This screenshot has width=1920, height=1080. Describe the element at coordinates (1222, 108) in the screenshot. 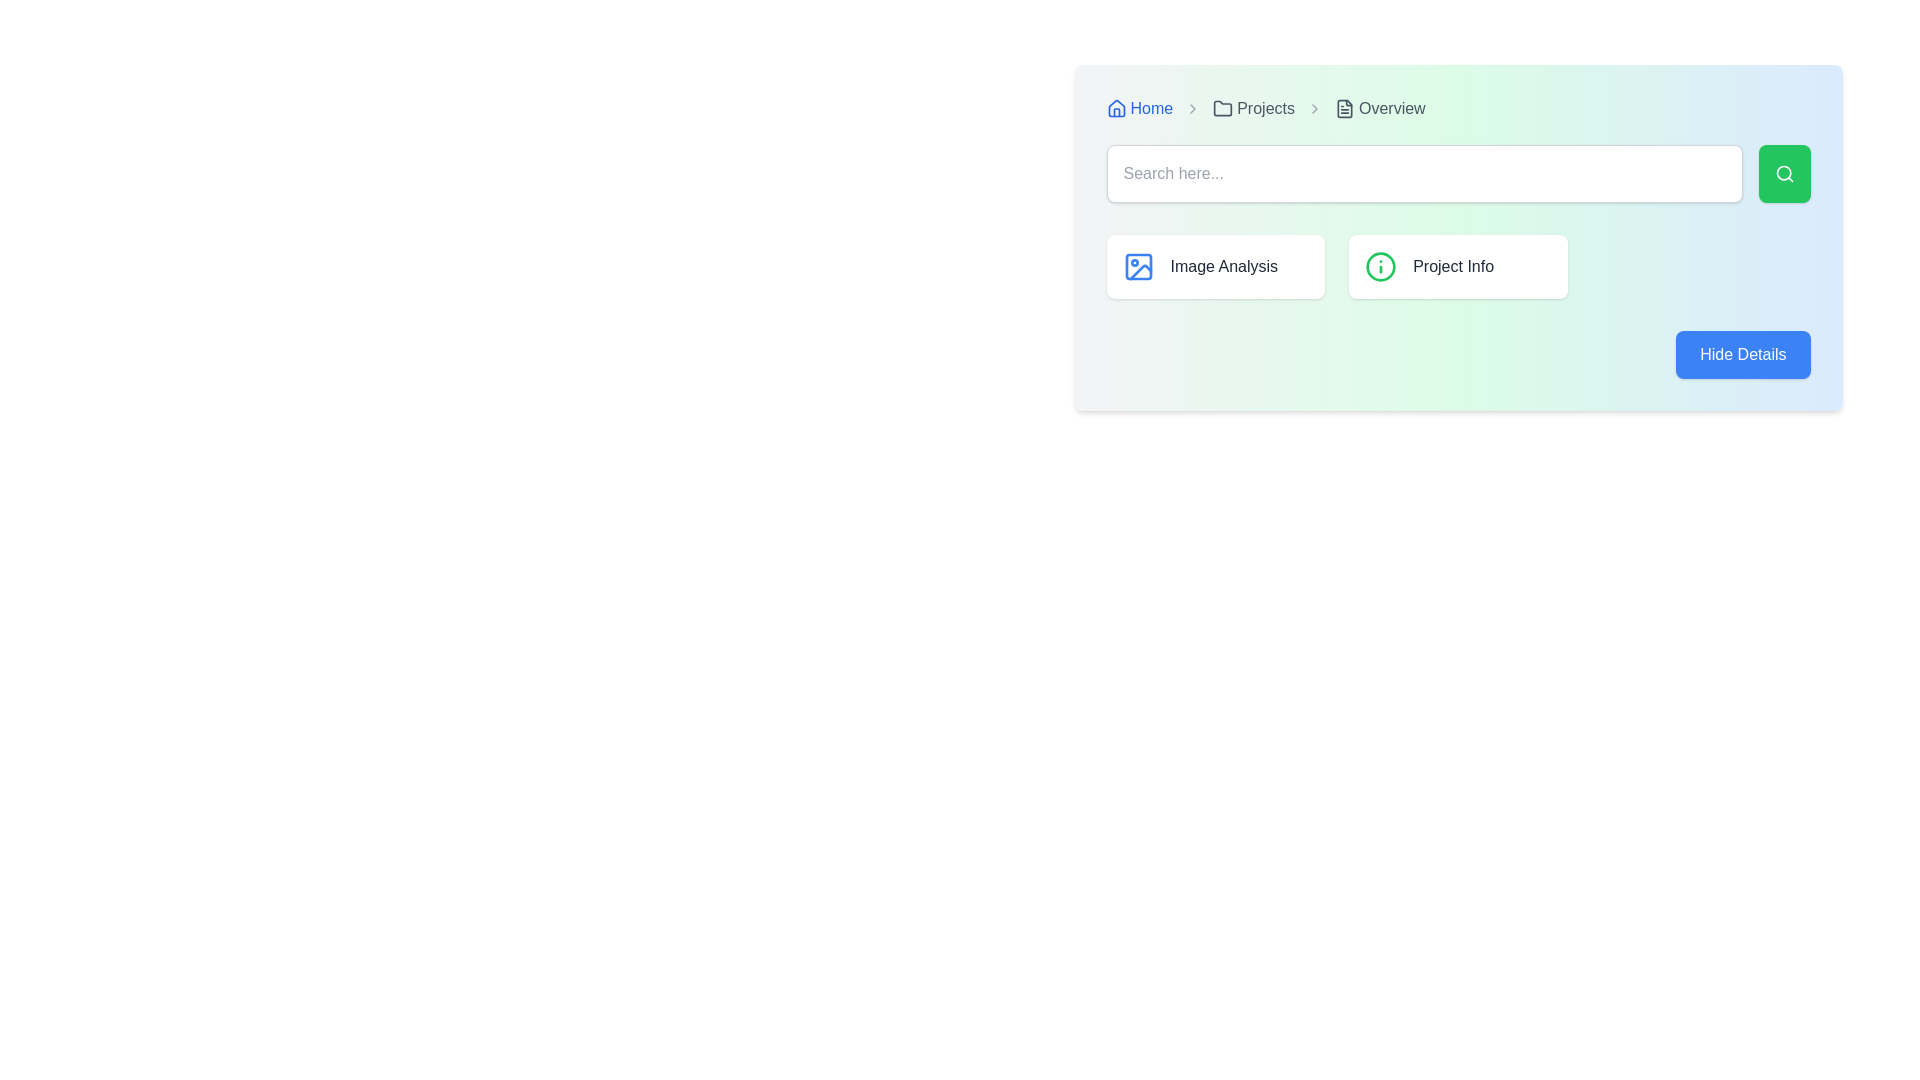

I see `the stylized folder icon in the breadcrumb navigation bar located to the left of the 'Projects' text label` at that location.